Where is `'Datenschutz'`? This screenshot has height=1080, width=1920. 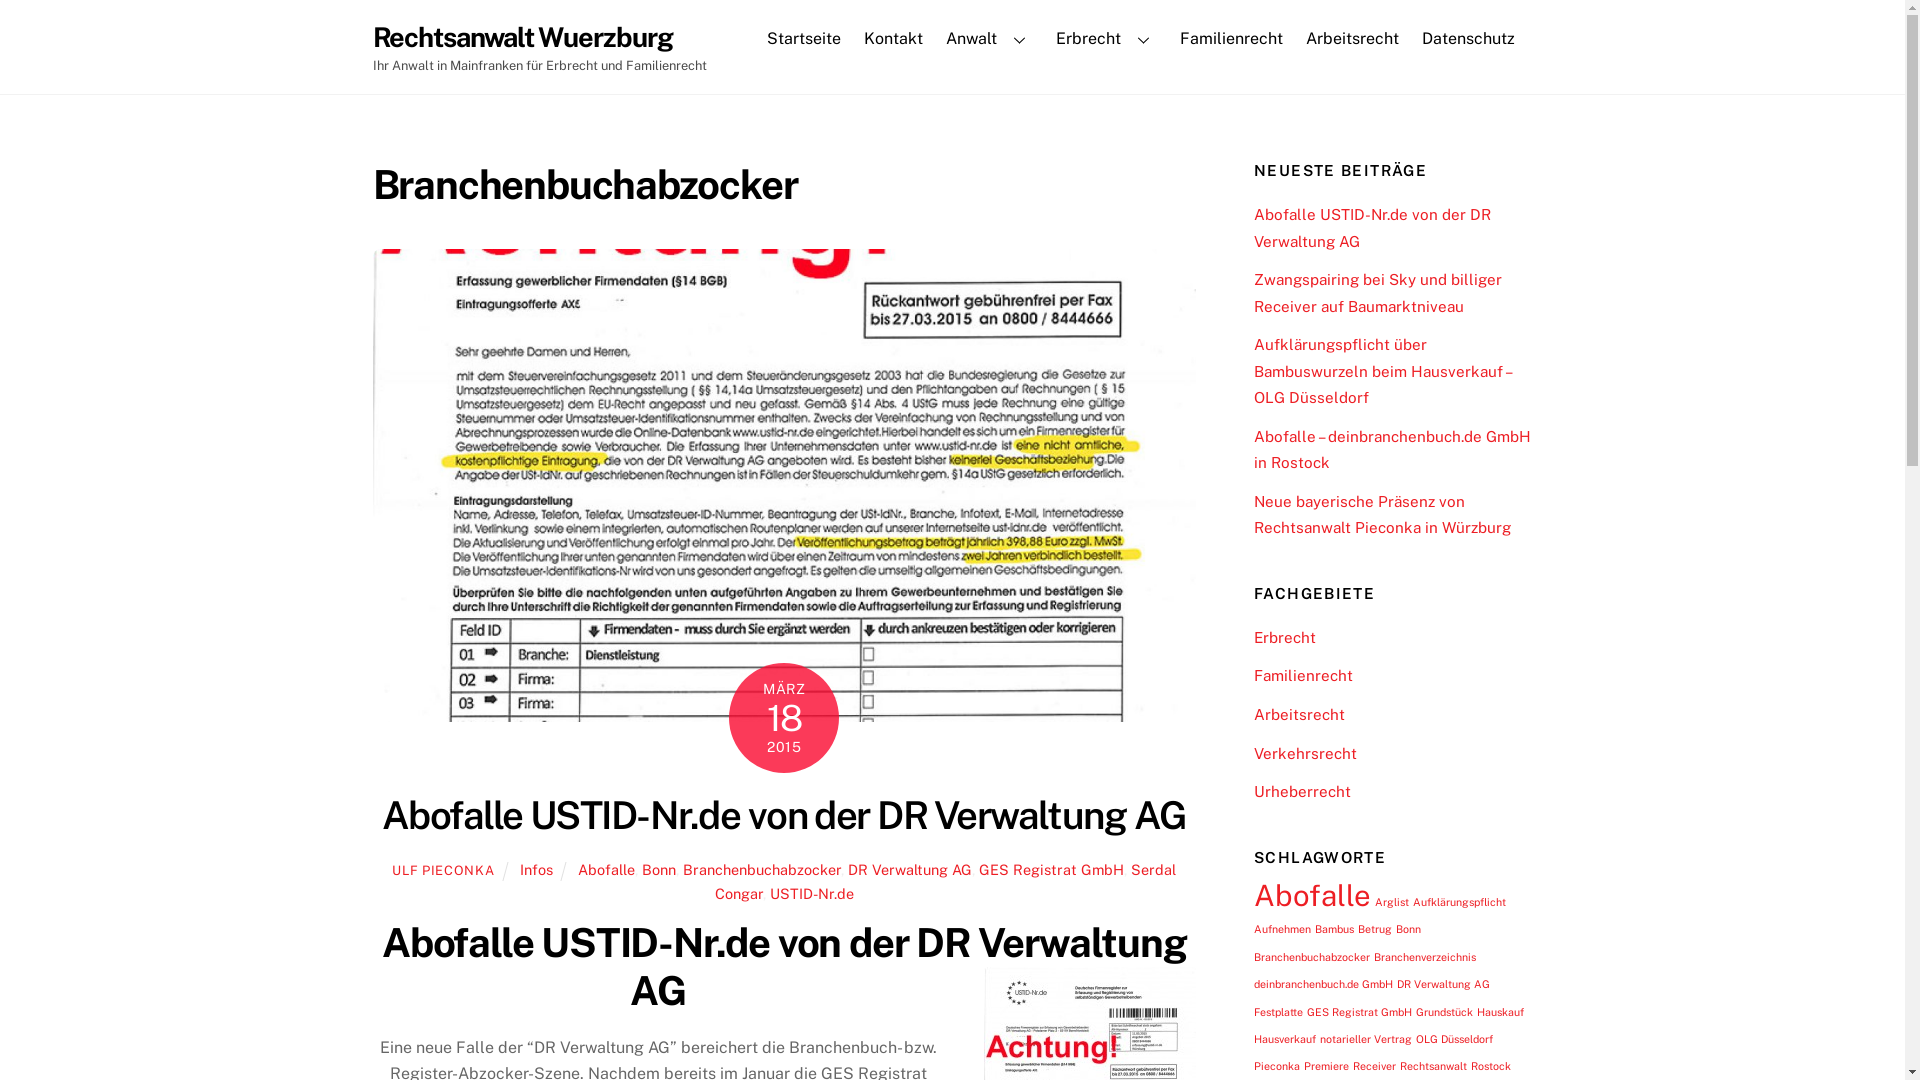 'Datenschutz' is located at coordinates (1468, 38).